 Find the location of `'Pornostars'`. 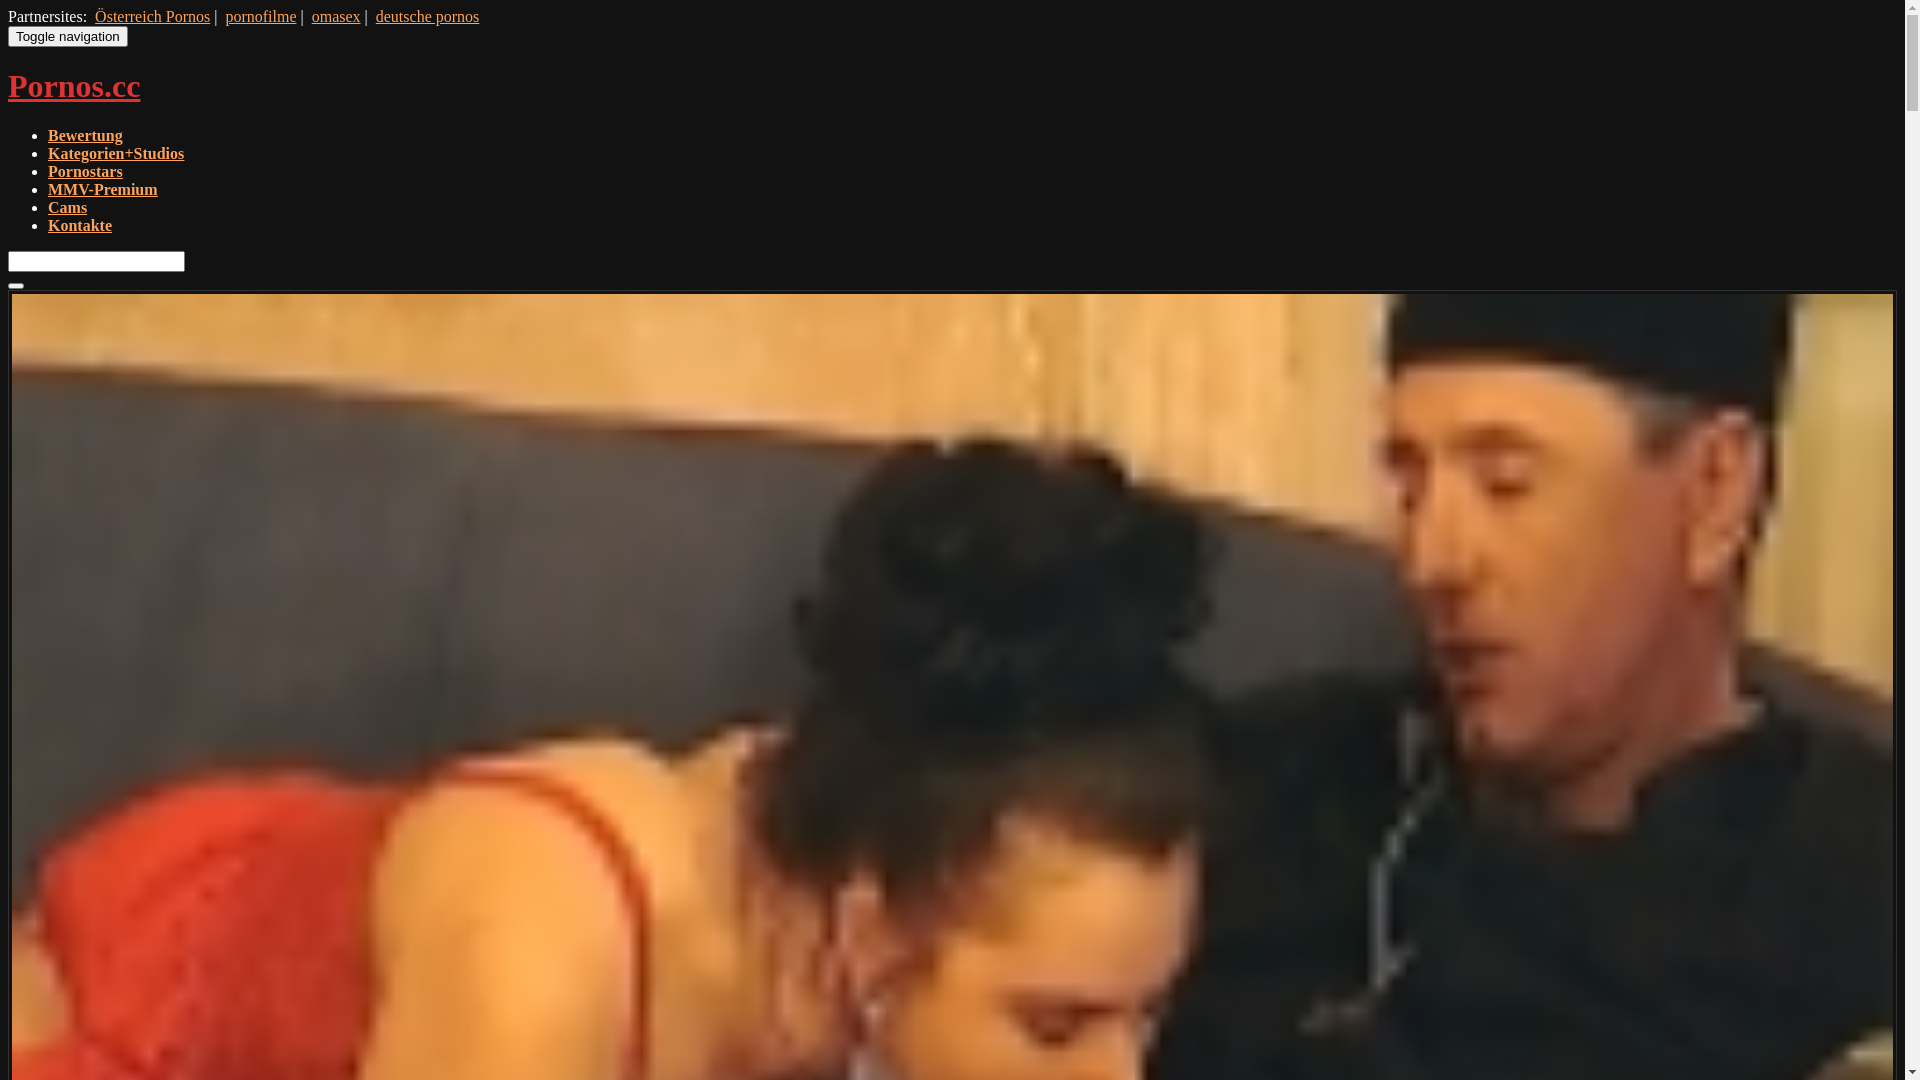

'Pornostars' is located at coordinates (84, 170).